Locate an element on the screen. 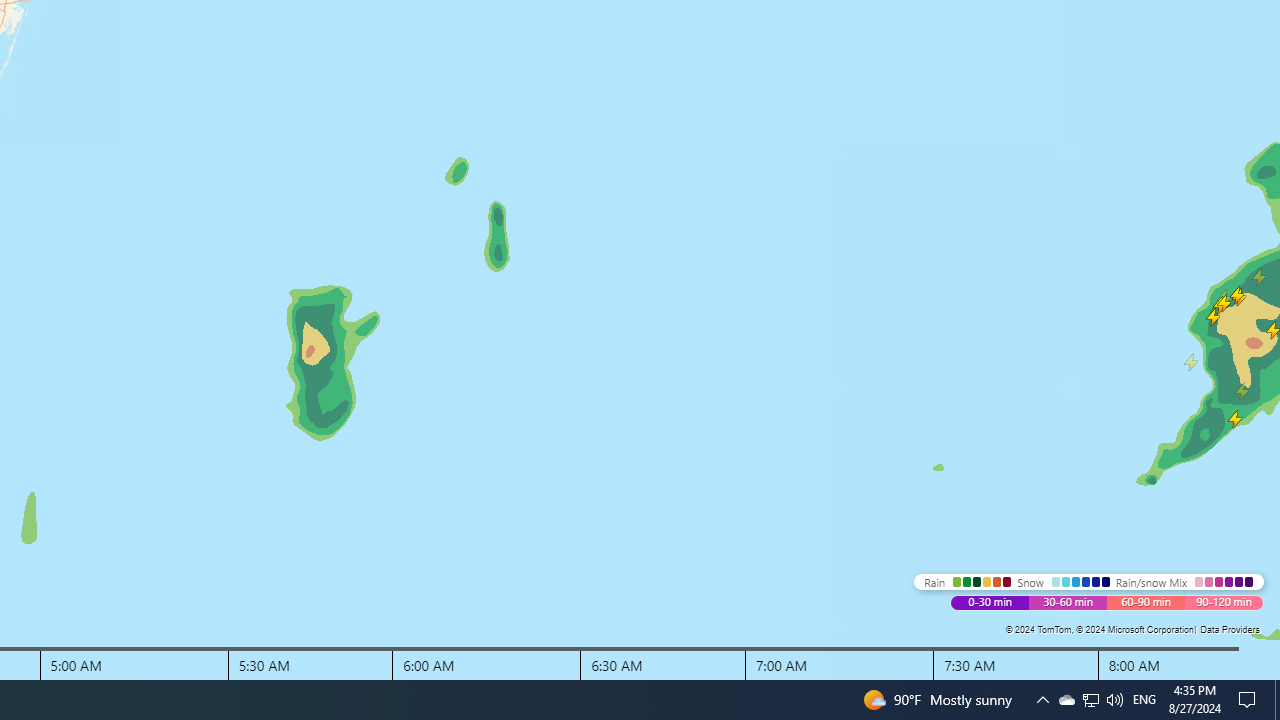  'Q2790: 100%' is located at coordinates (1065, 698).